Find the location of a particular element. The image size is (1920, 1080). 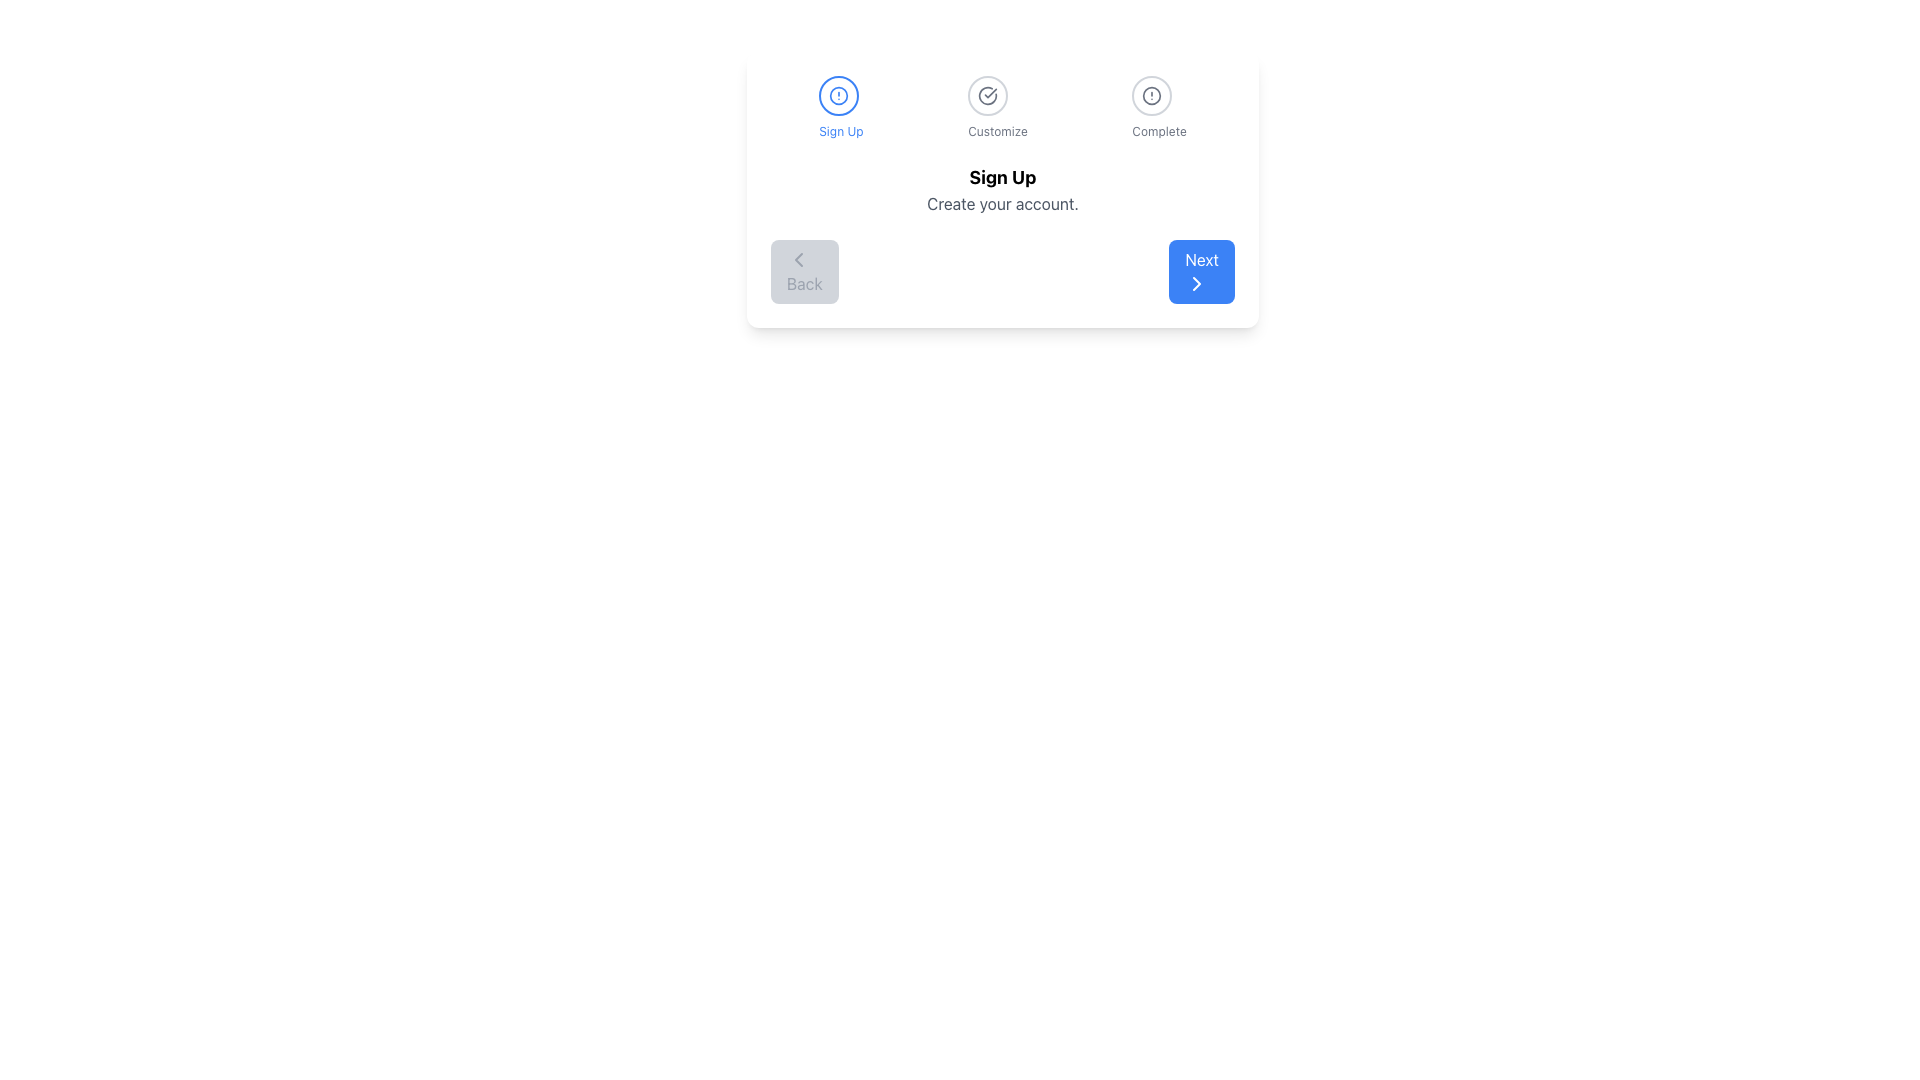

the static text block that displays the heading 'Sign Up' and the subtitle 'Create your account', which is centrally located within a white card layout is located at coordinates (1003, 189).